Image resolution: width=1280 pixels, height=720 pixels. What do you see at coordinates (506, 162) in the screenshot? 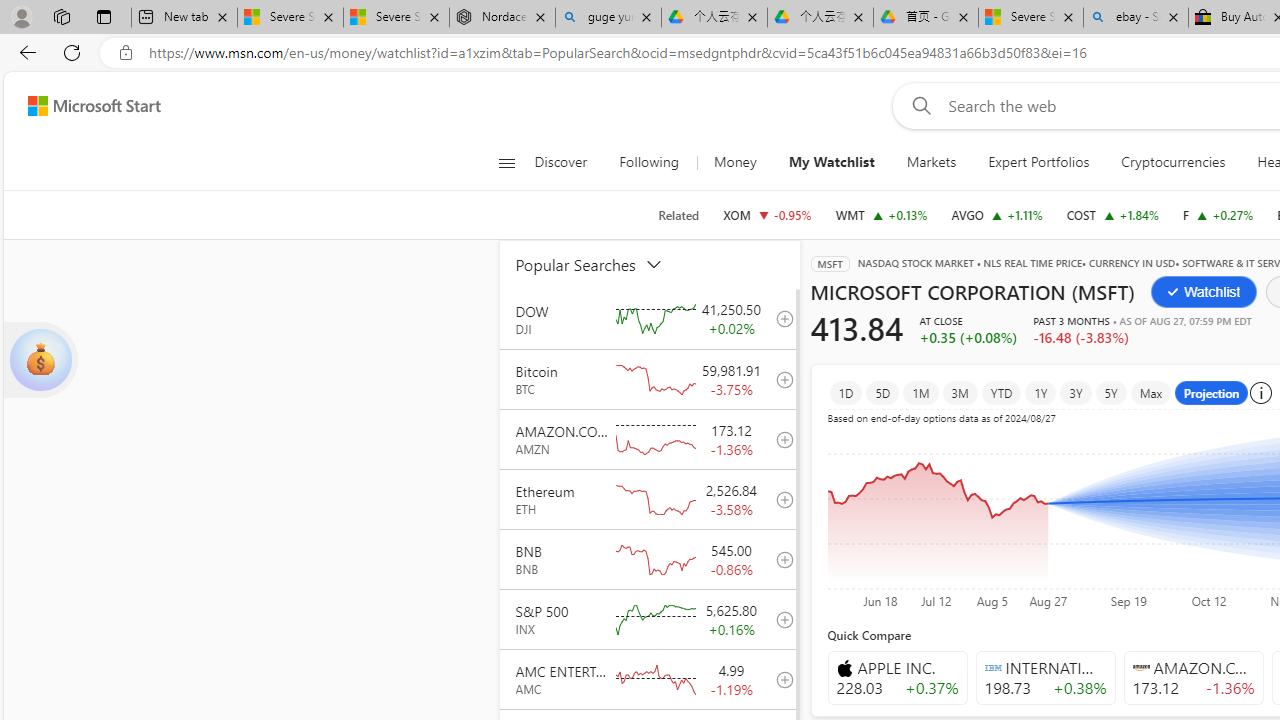
I see `'Open navigation menu'` at bounding box center [506, 162].